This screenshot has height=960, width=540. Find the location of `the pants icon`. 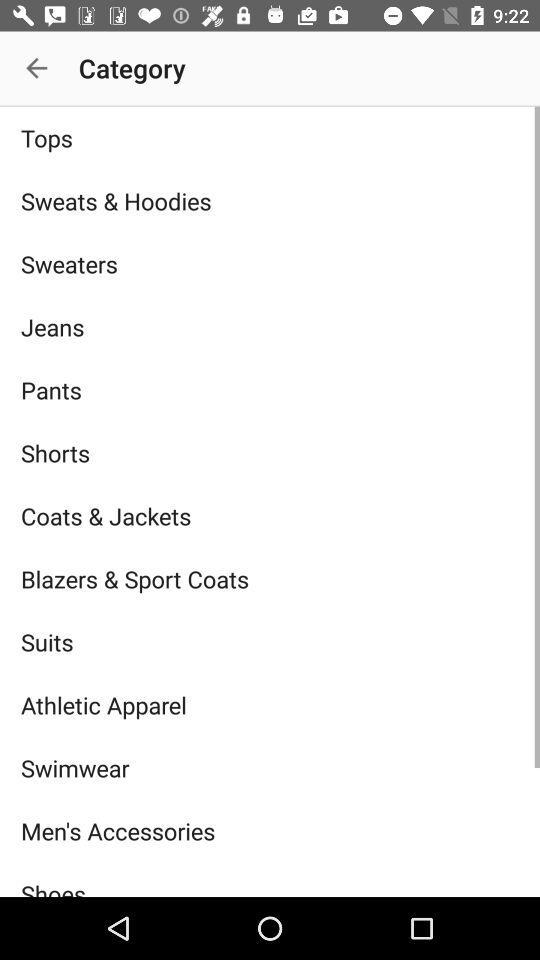

the pants icon is located at coordinates (270, 389).